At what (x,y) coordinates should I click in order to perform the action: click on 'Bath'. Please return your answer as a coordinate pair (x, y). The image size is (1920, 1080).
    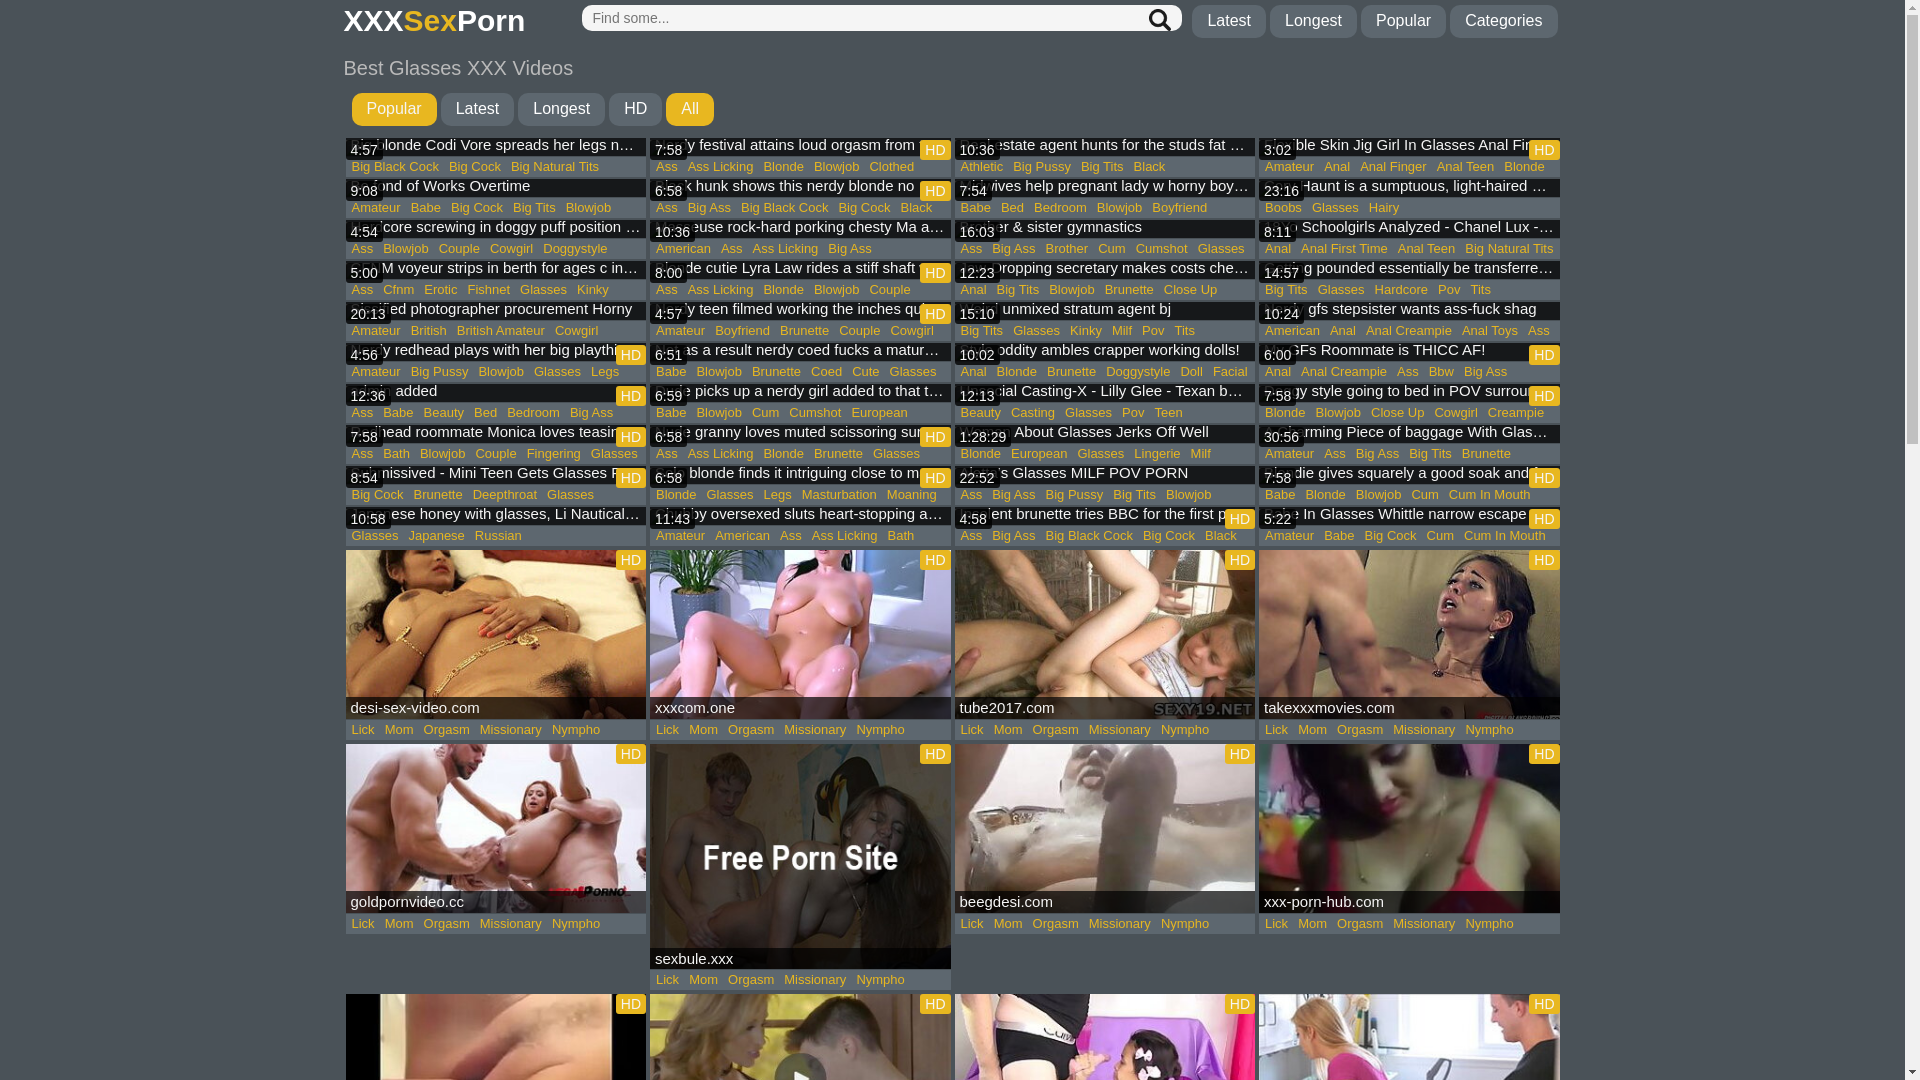
    Looking at the image, I should click on (899, 535).